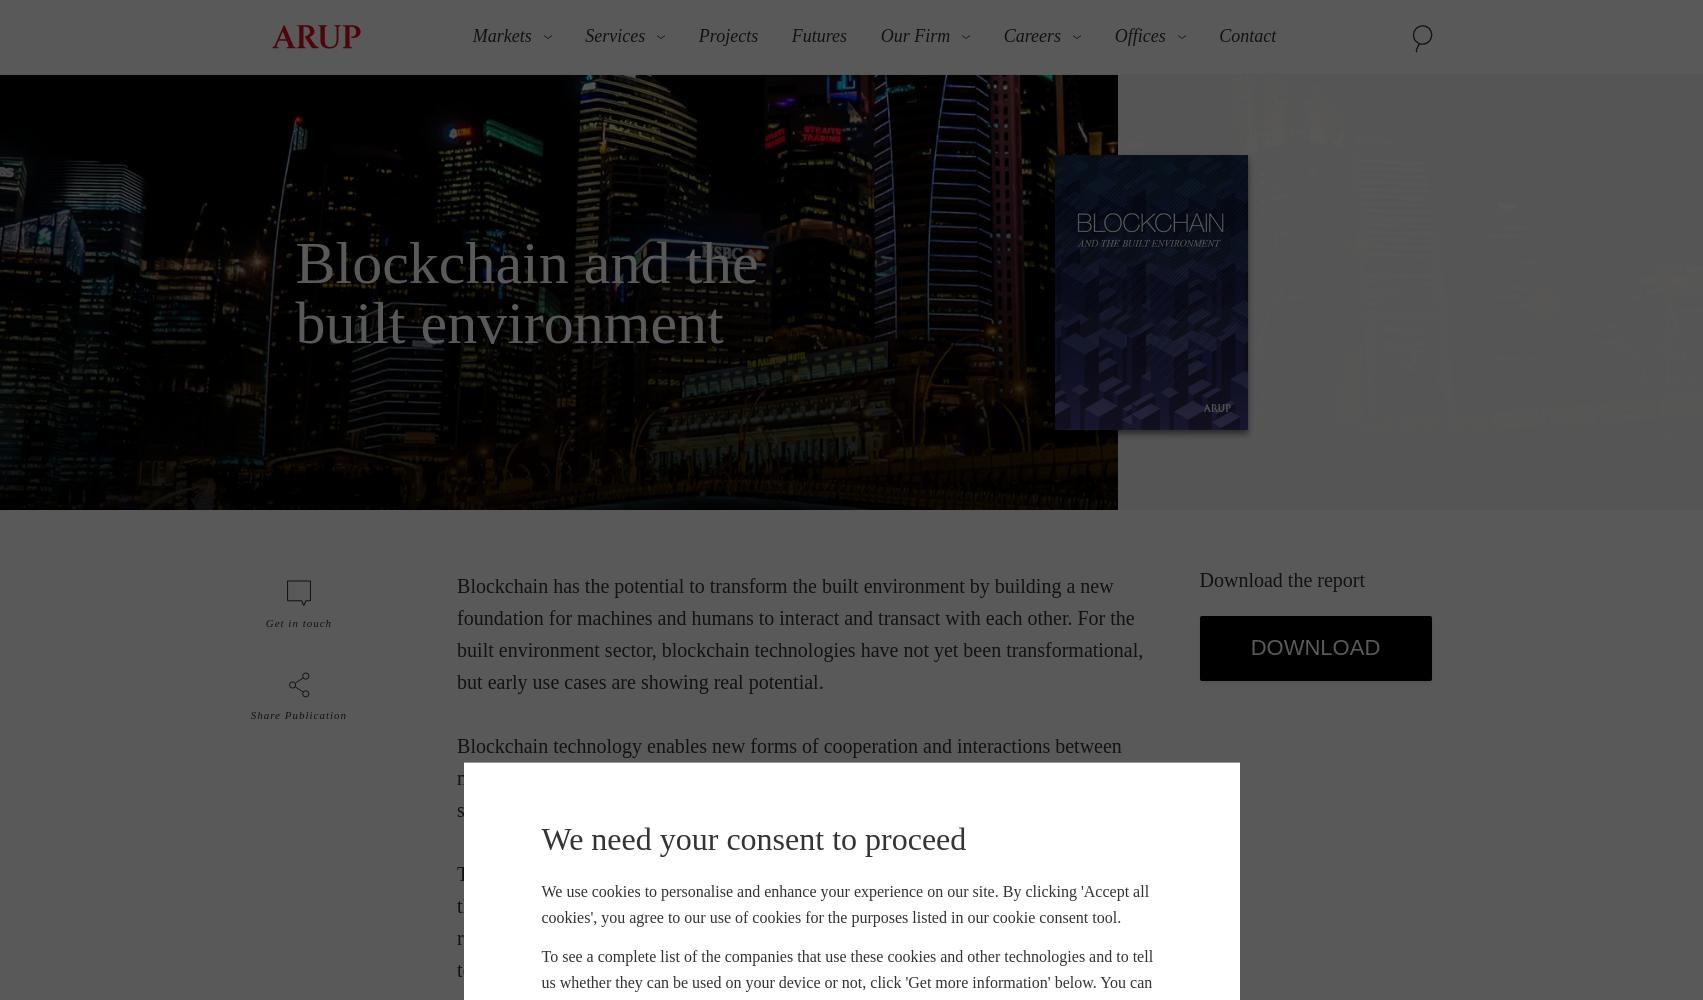 This screenshot has width=1703, height=1000. I want to click on 'Partnerships', so click(1122, 370).